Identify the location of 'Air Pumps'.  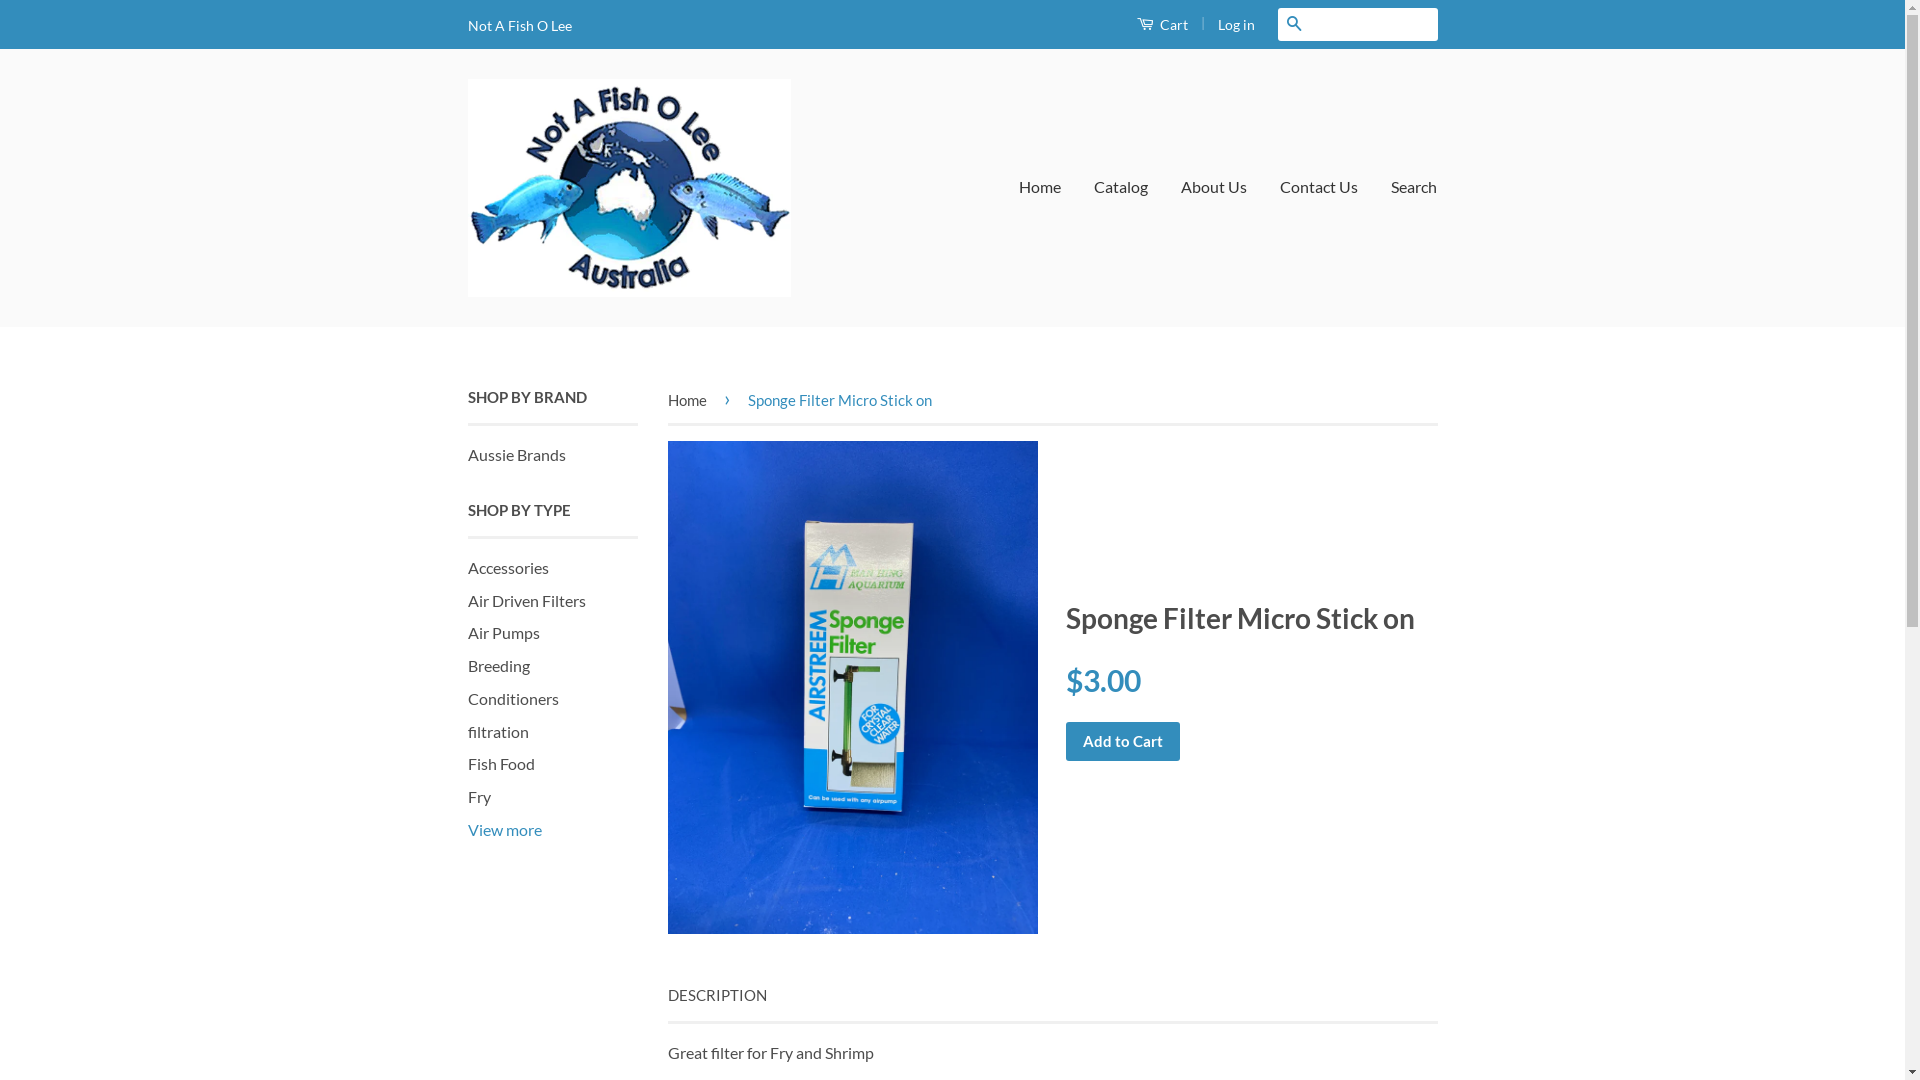
(504, 632).